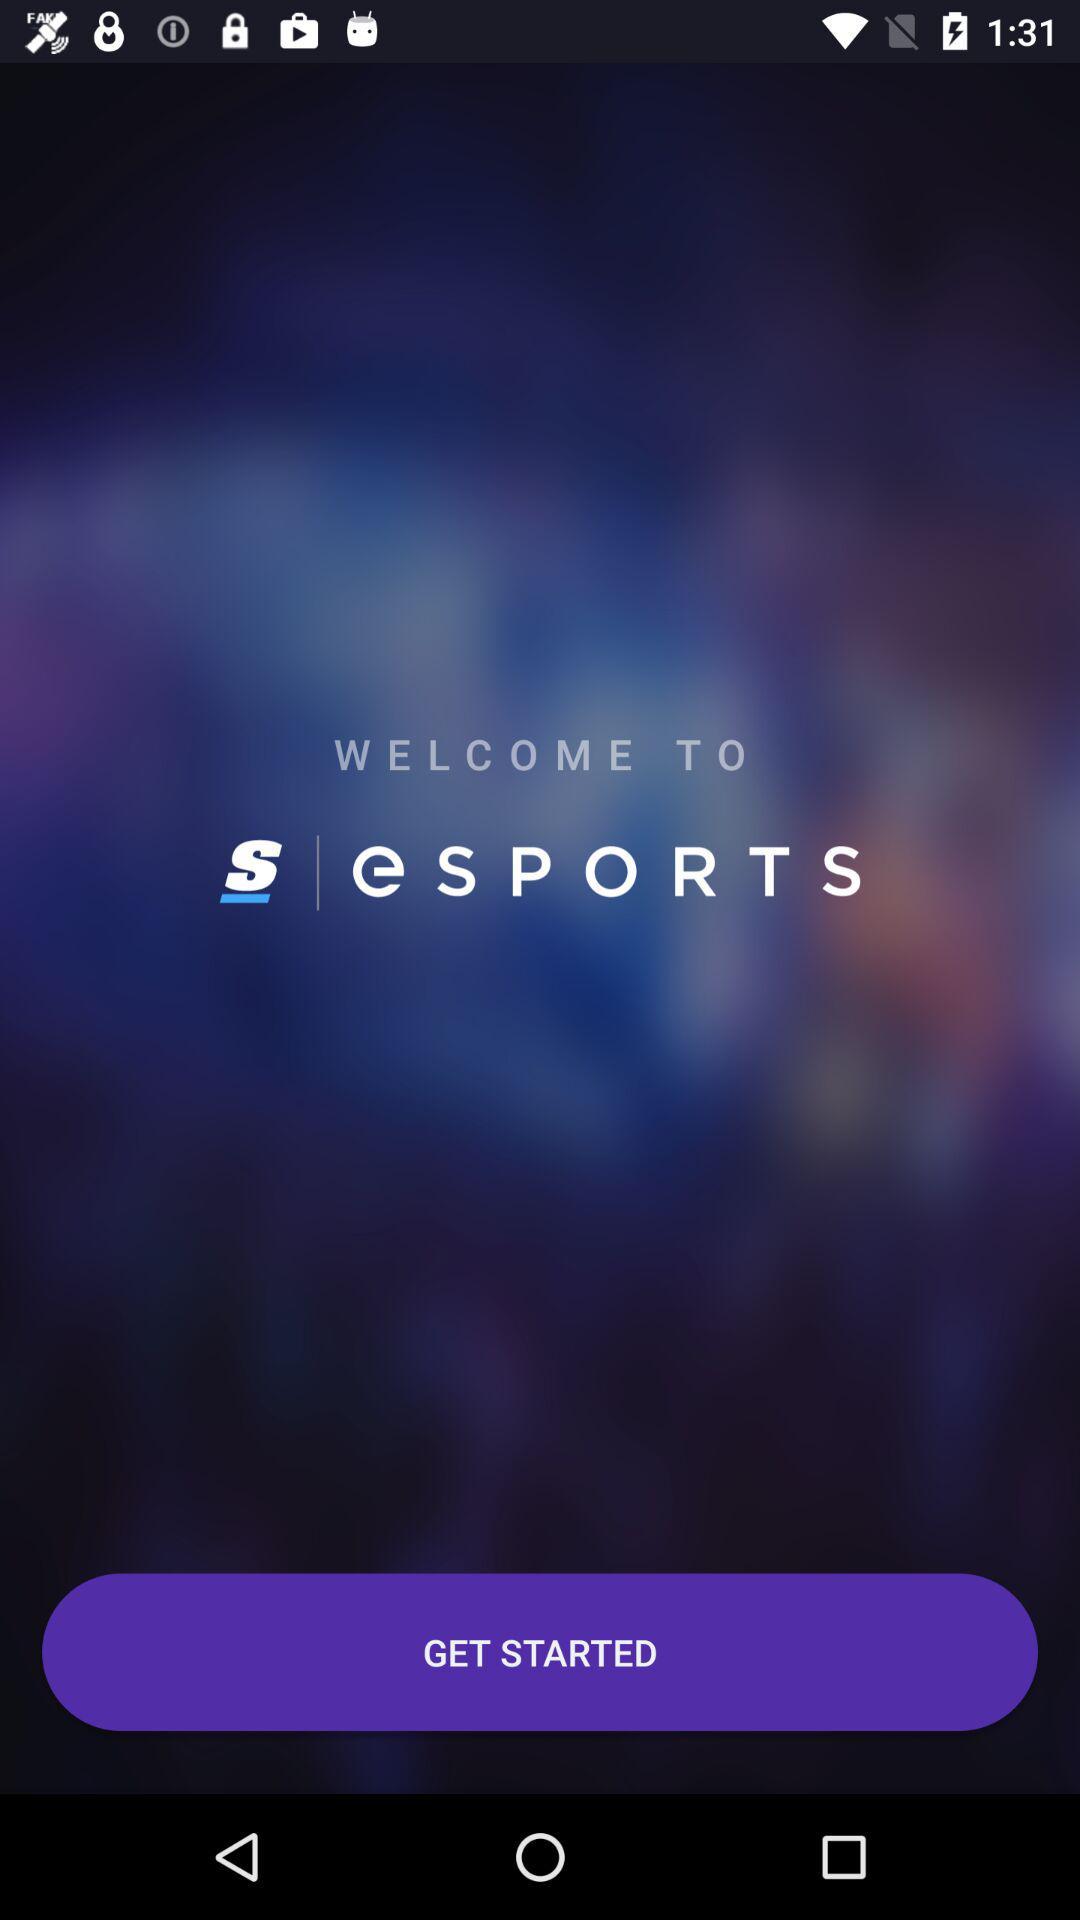 This screenshot has height=1920, width=1080. I want to click on get started icon, so click(540, 1652).